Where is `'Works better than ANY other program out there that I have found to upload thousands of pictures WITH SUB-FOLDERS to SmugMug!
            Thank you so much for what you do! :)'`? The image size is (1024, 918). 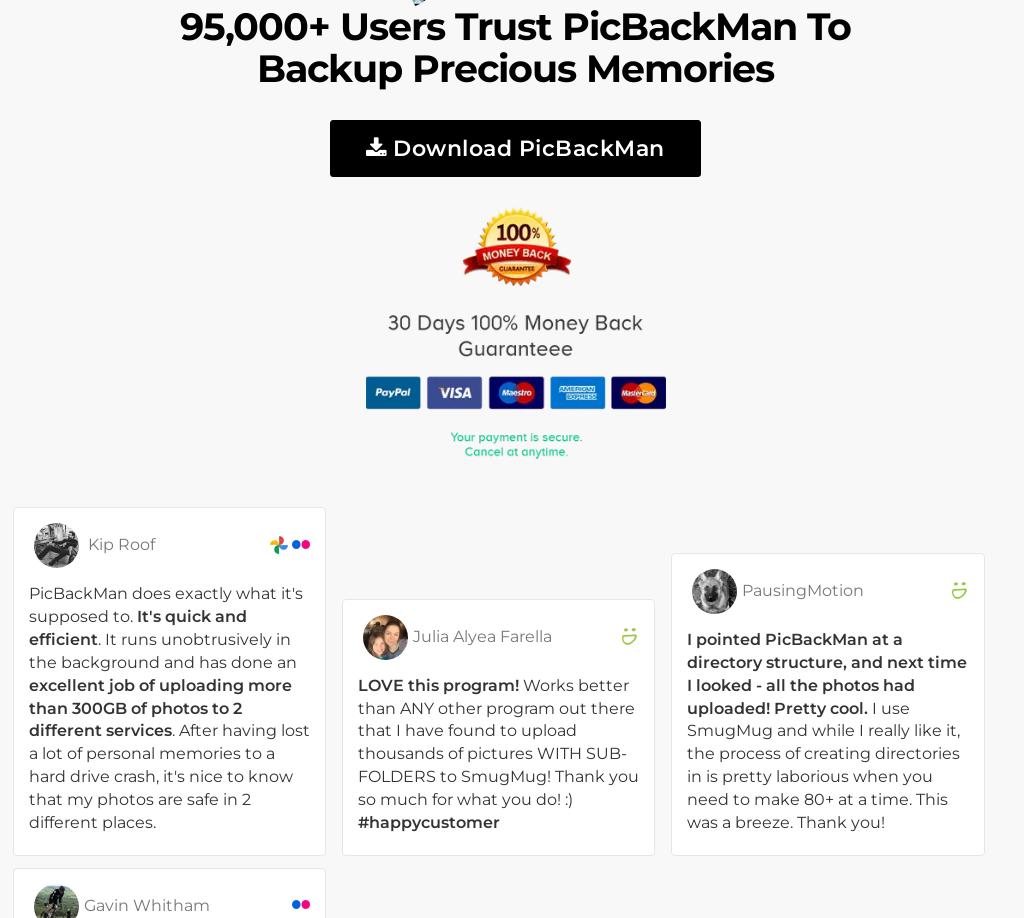 'Works better than ANY other program out there that I have found to upload thousands of pictures WITH SUB-FOLDERS to SmugMug!
            Thank you so much for what you do! :)' is located at coordinates (497, 740).